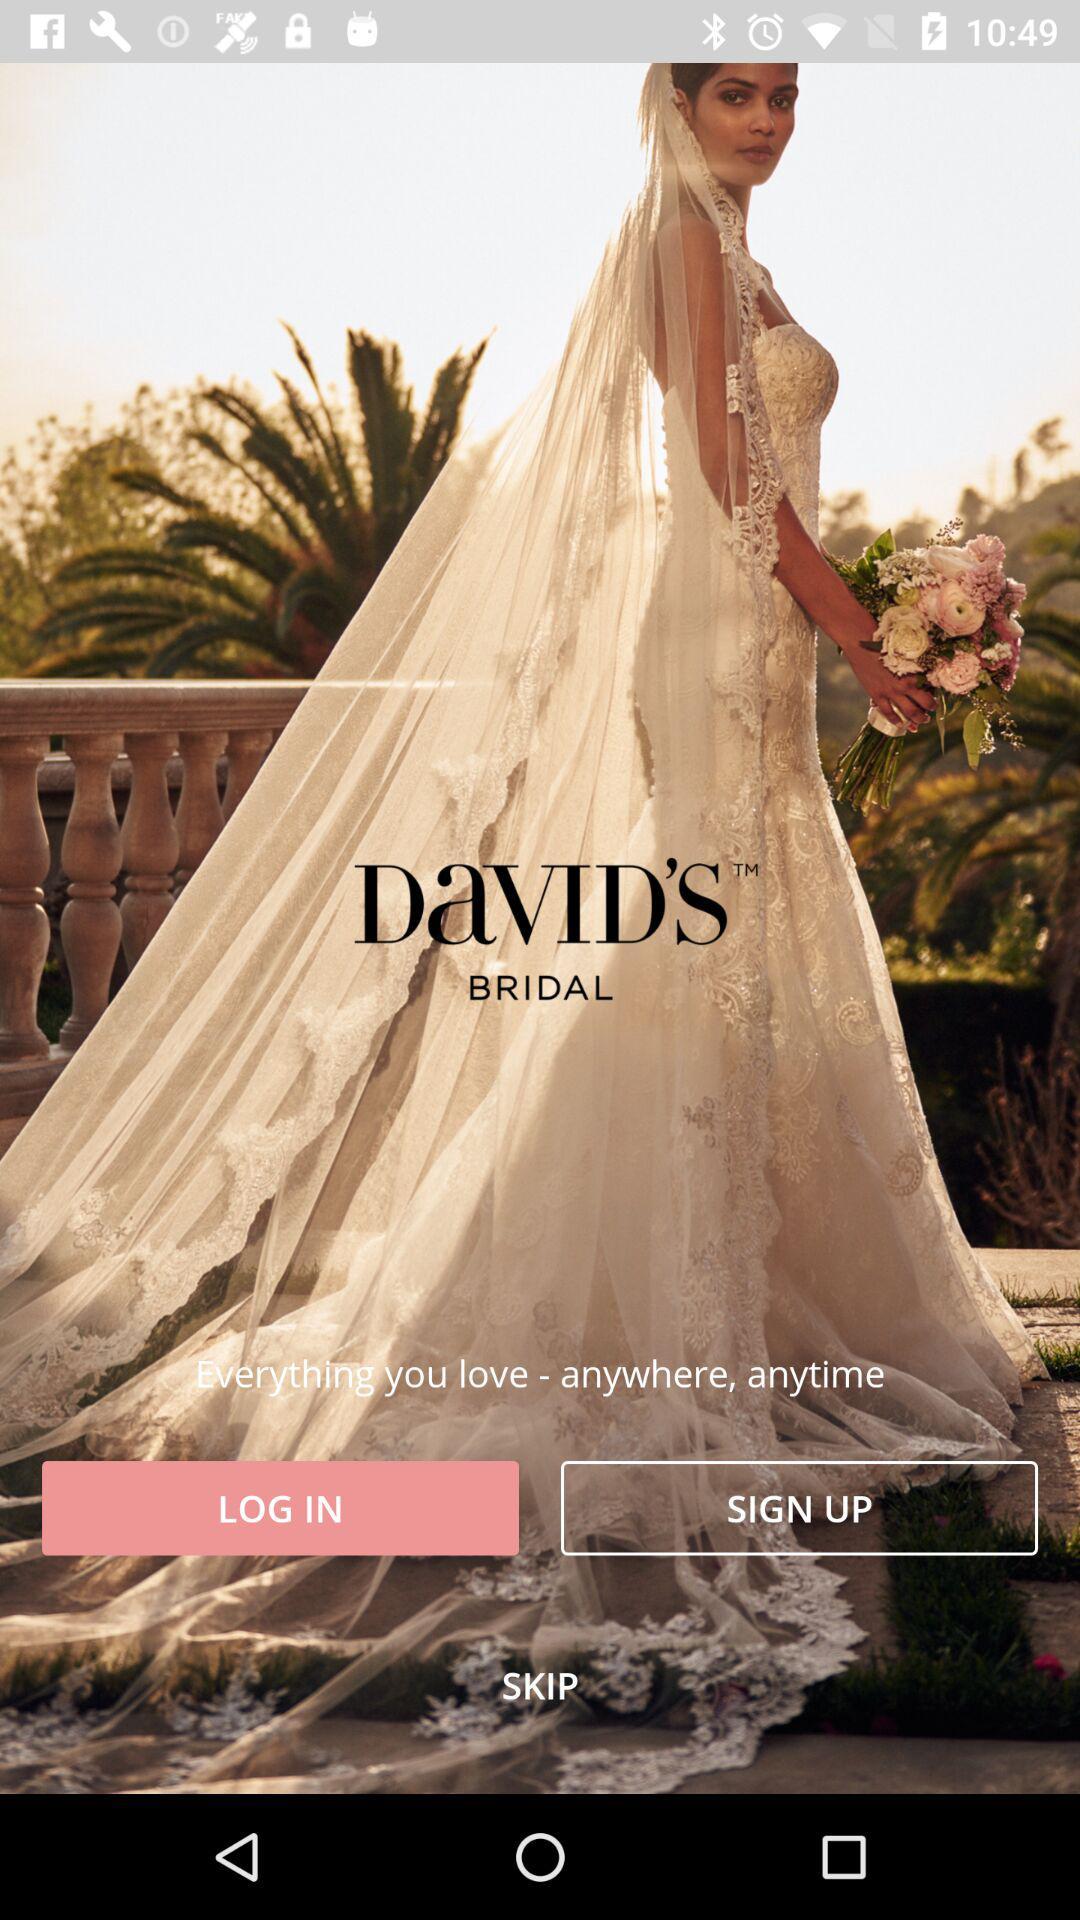 The image size is (1080, 1920). I want to click on the item below the everything you love, so click(798, 1508).